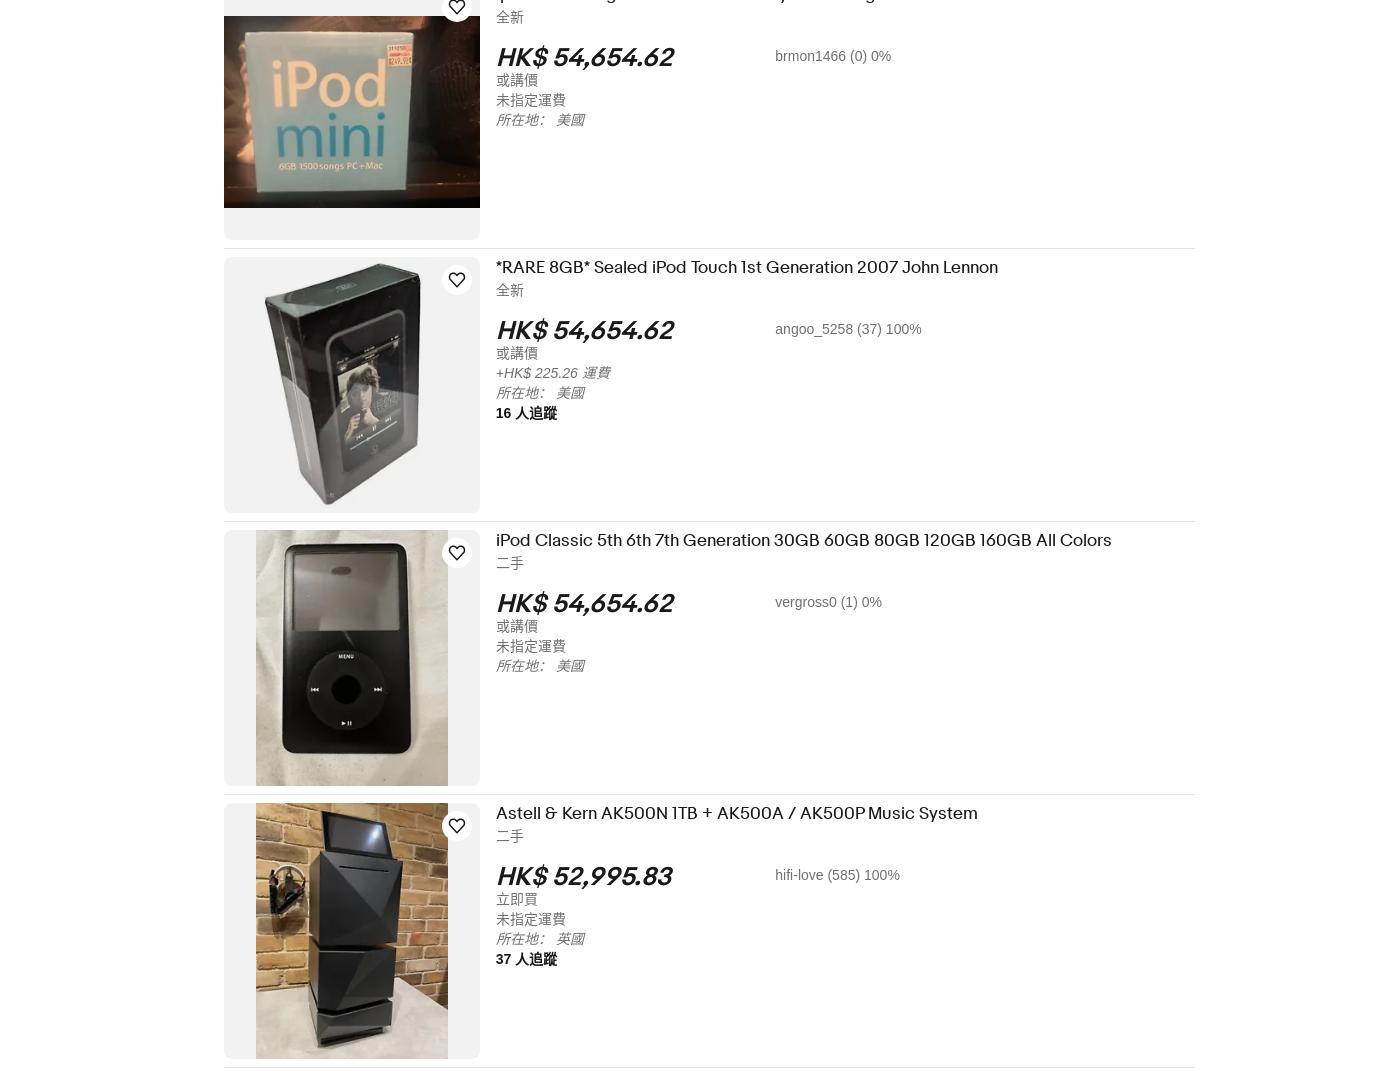 The width and height of the screenshot is (1400, 1071). I want to click on '16 人追蹤', so click(508, 412).